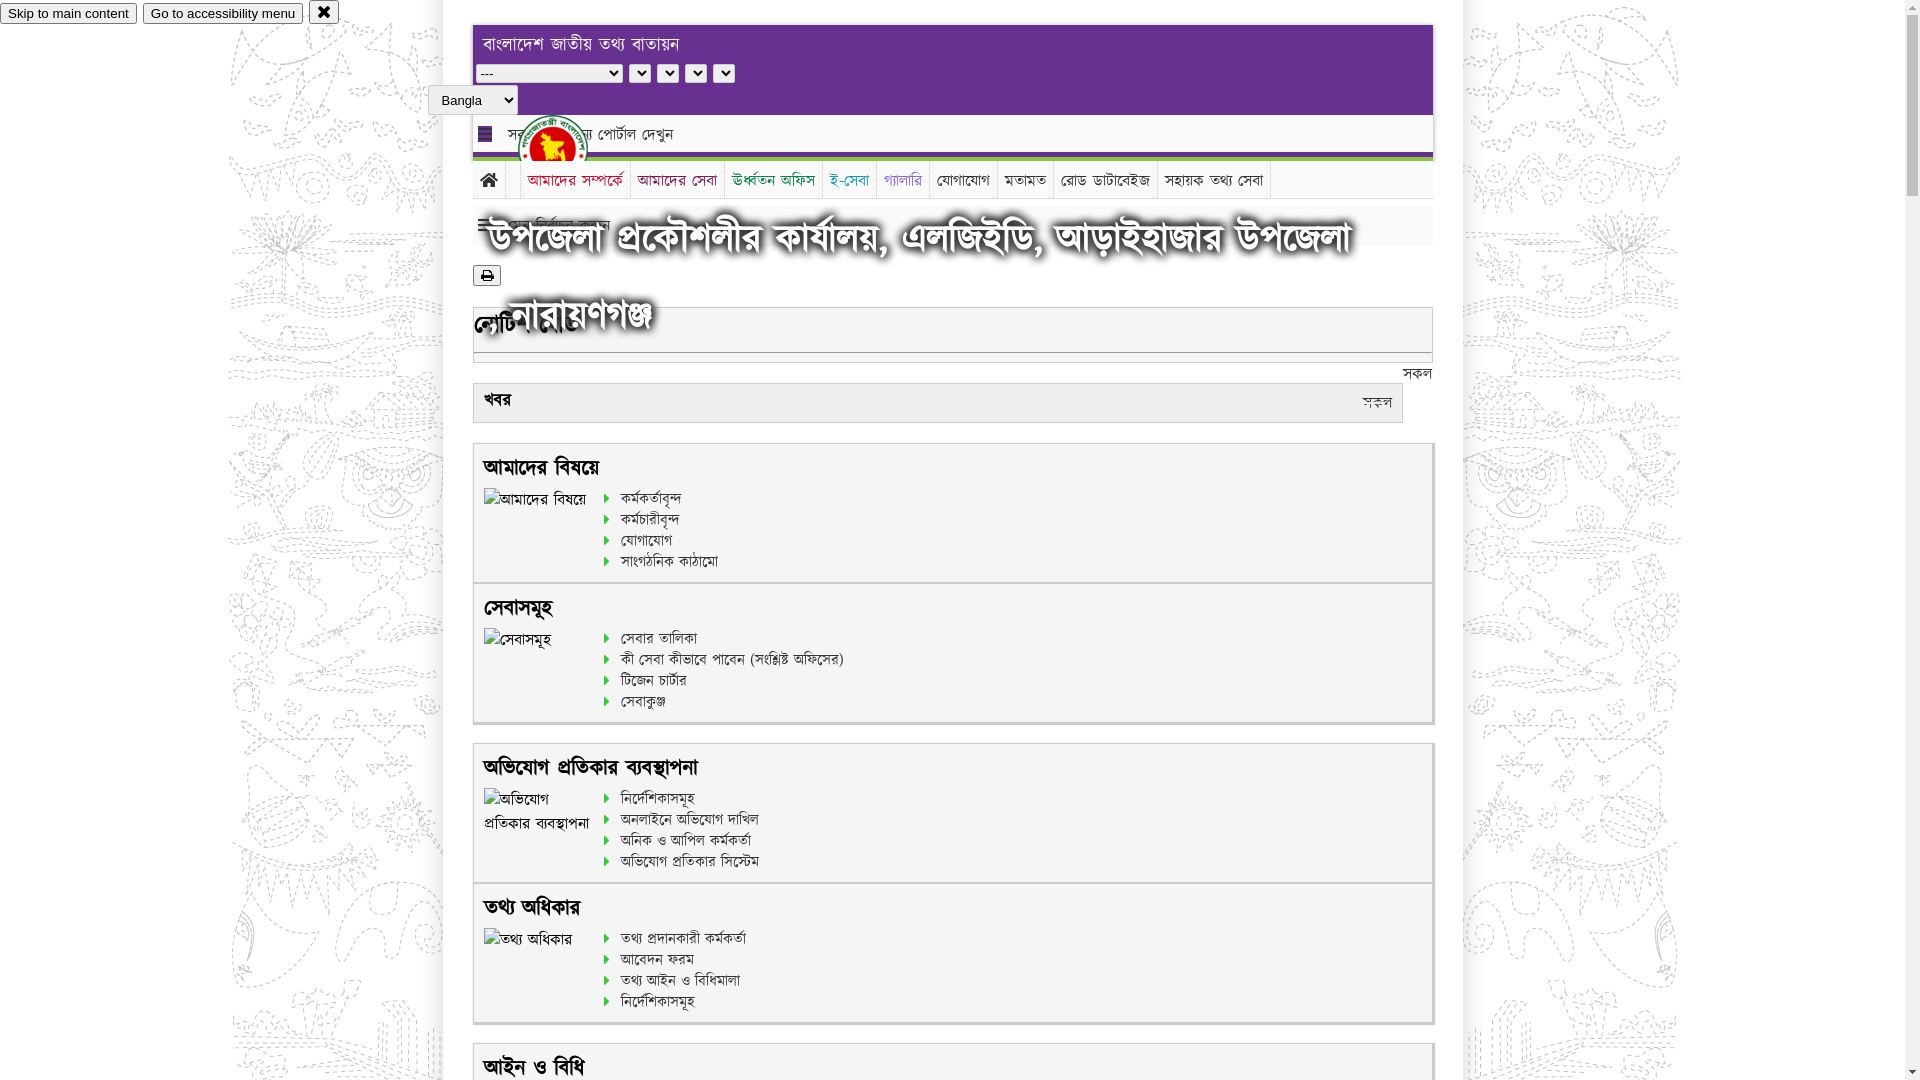 The height and width of the screenshot is (1080, 1920). I want to click on ', so click(569, 148).